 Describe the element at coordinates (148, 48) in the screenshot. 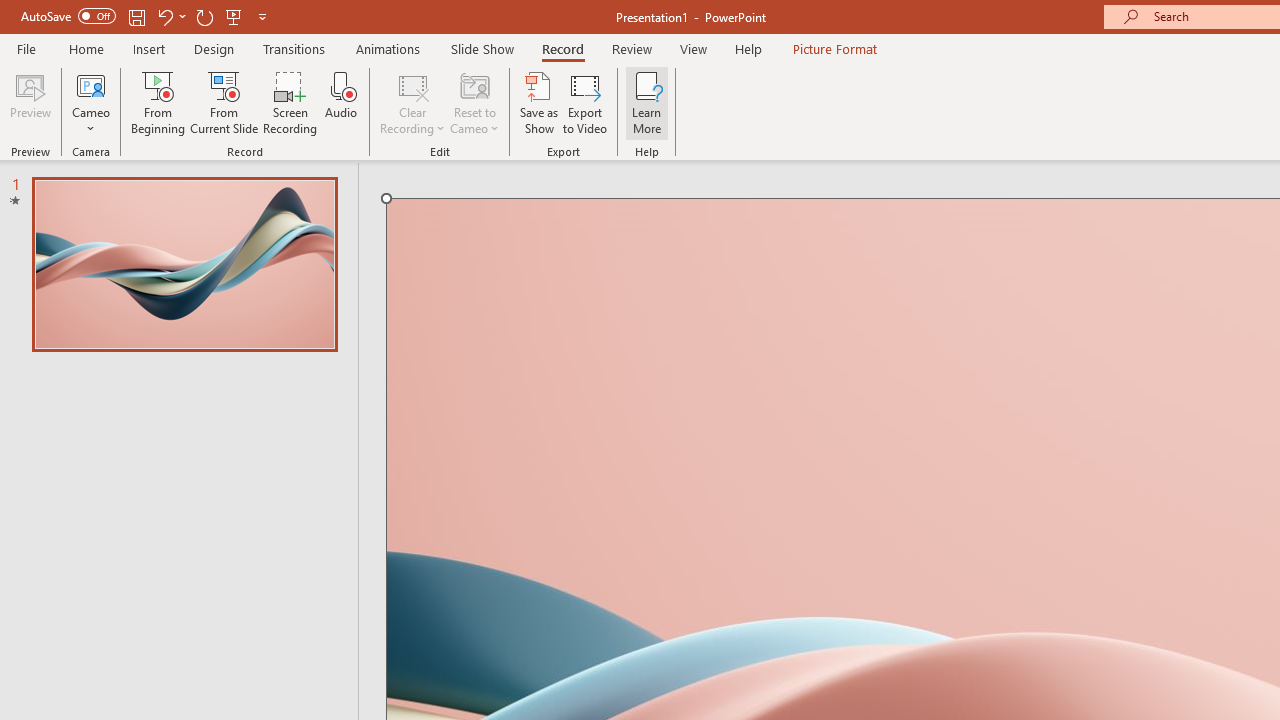

I see `'Insert'` at that location.